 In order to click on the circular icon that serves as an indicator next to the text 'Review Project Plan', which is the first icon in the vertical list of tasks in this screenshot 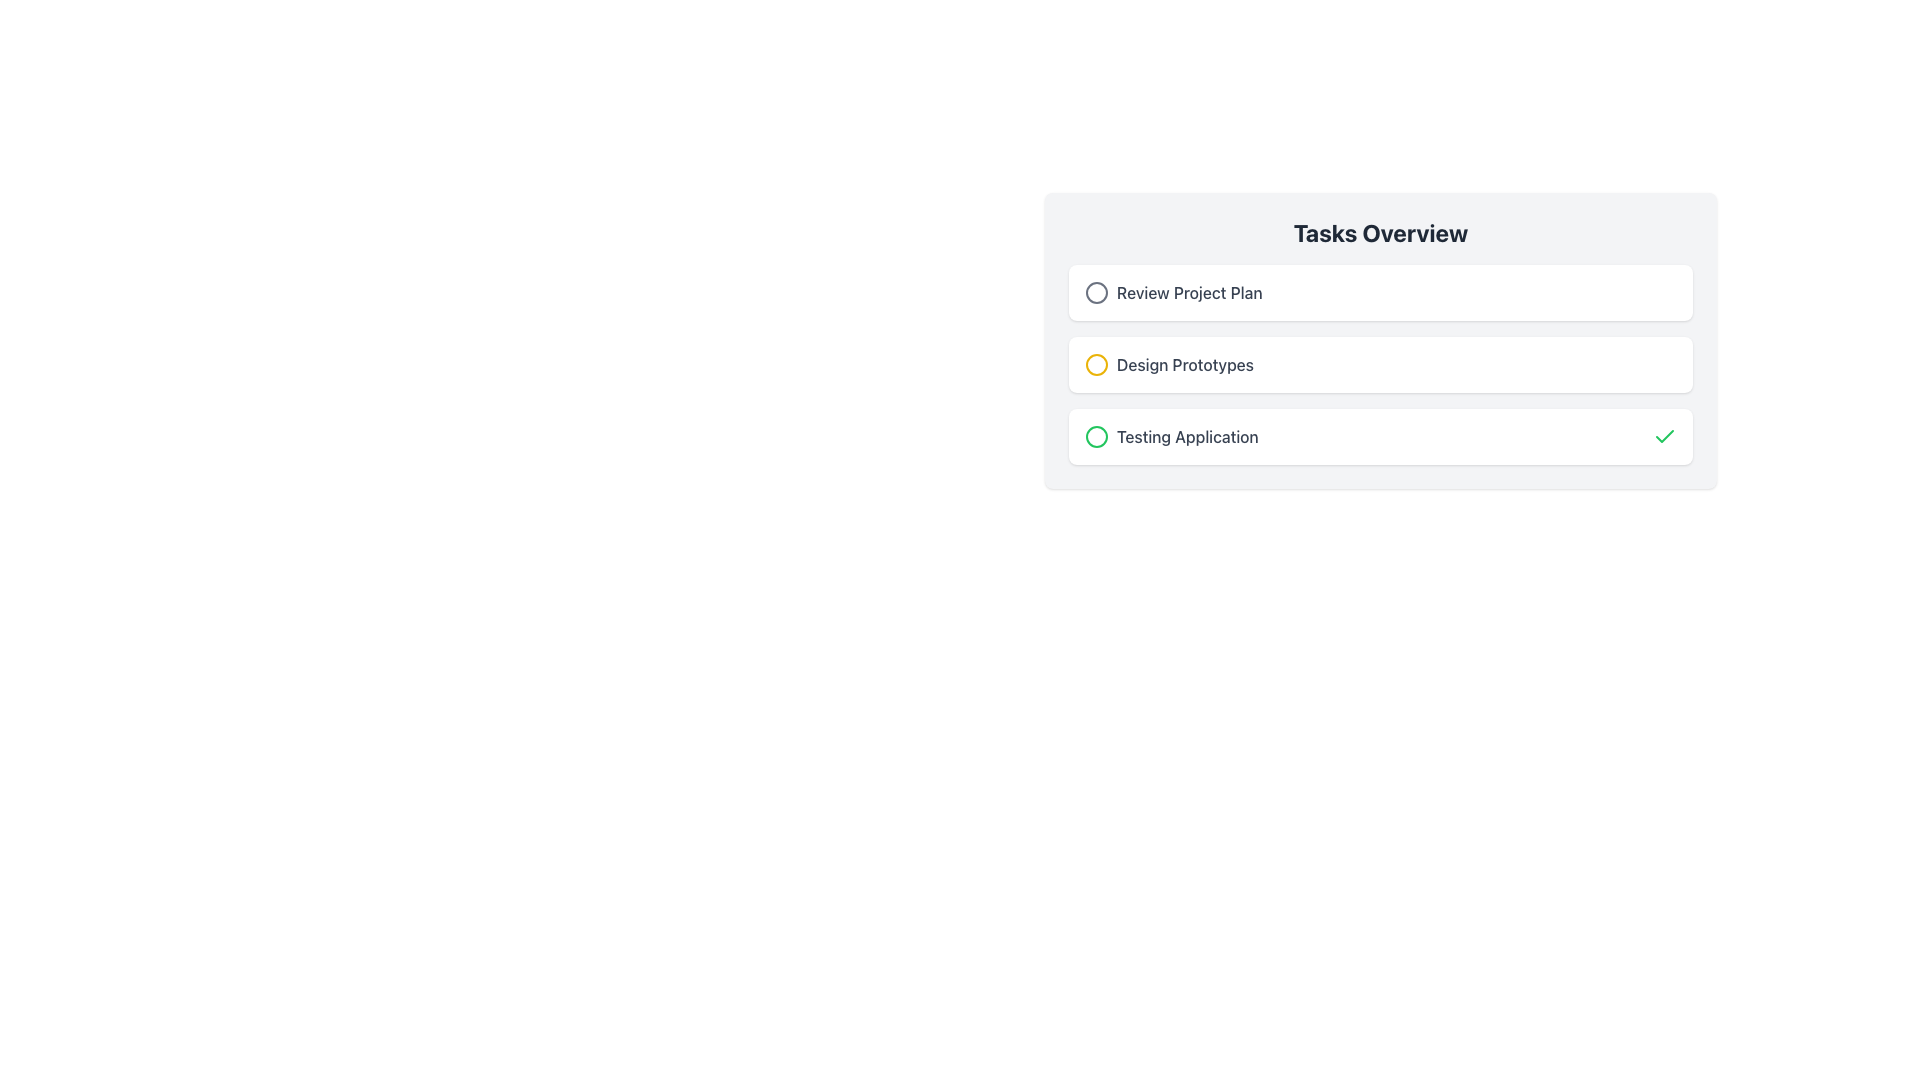, I will do `click(1096, 293)`.